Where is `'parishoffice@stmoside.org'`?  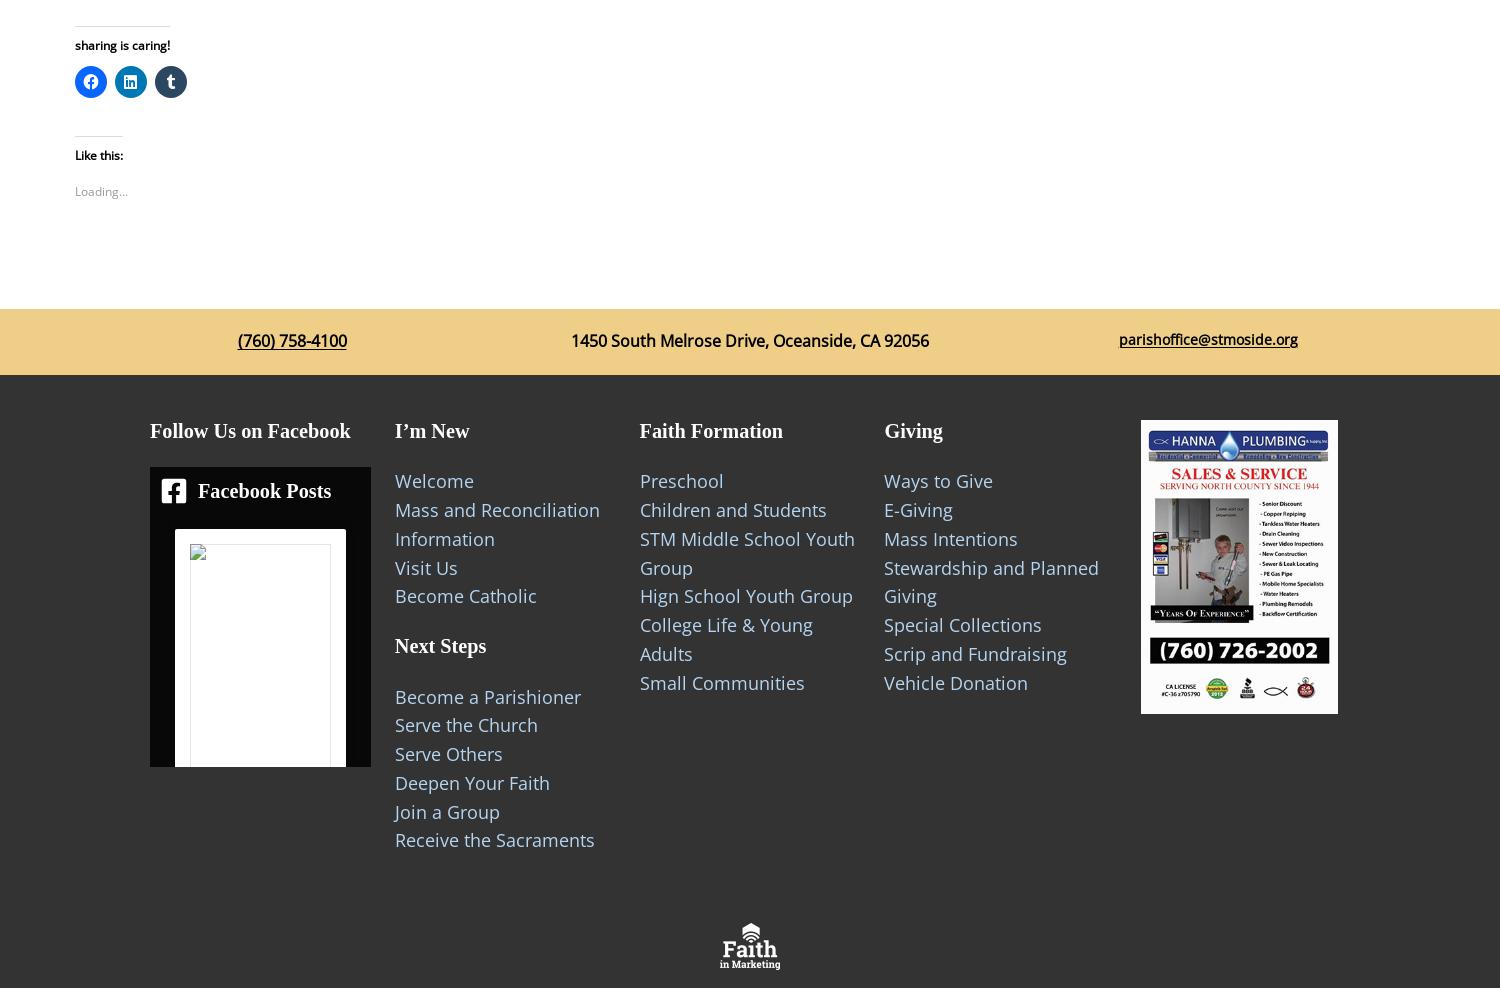 'parishoffice@stmoside.org' is located at coordinates (1206, 339).